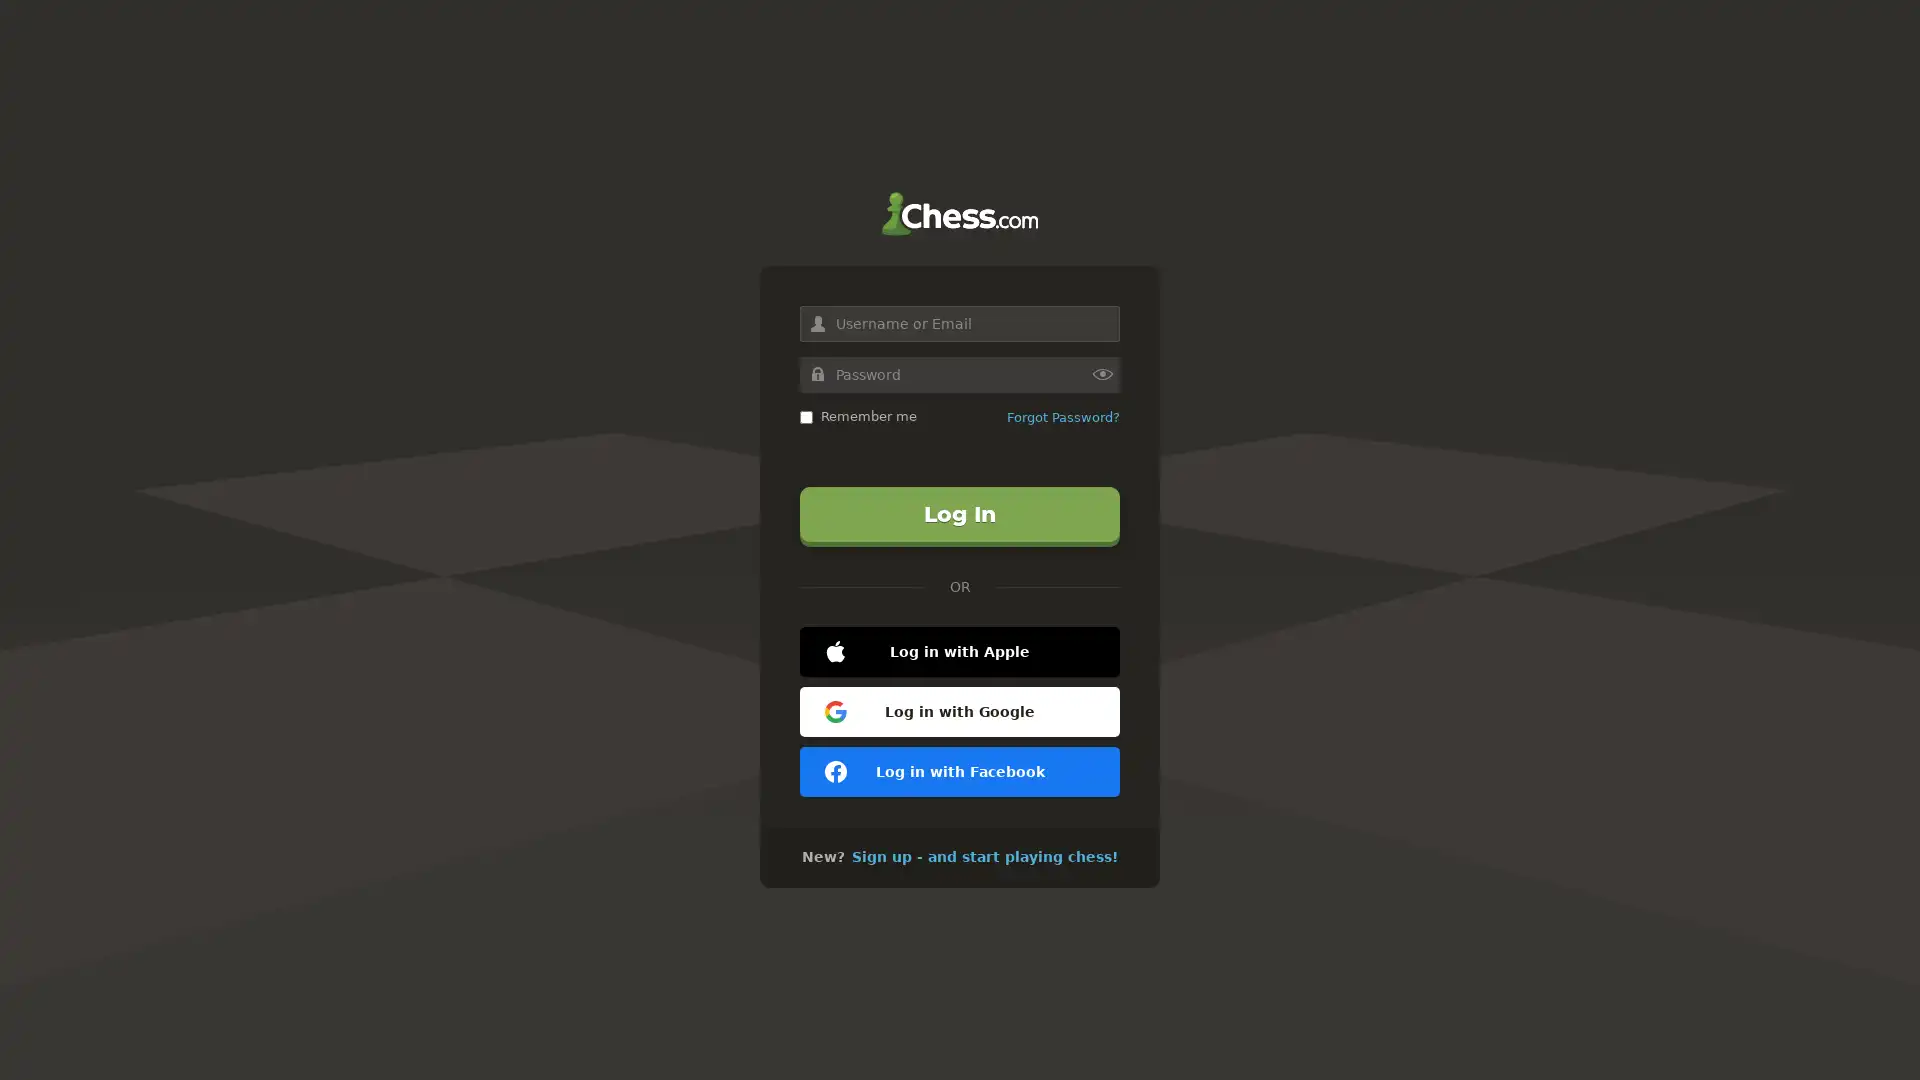  What do you see at coordinates (960, 513) in the screenshot?
I see `Log In` at bounding box center [960, 513].